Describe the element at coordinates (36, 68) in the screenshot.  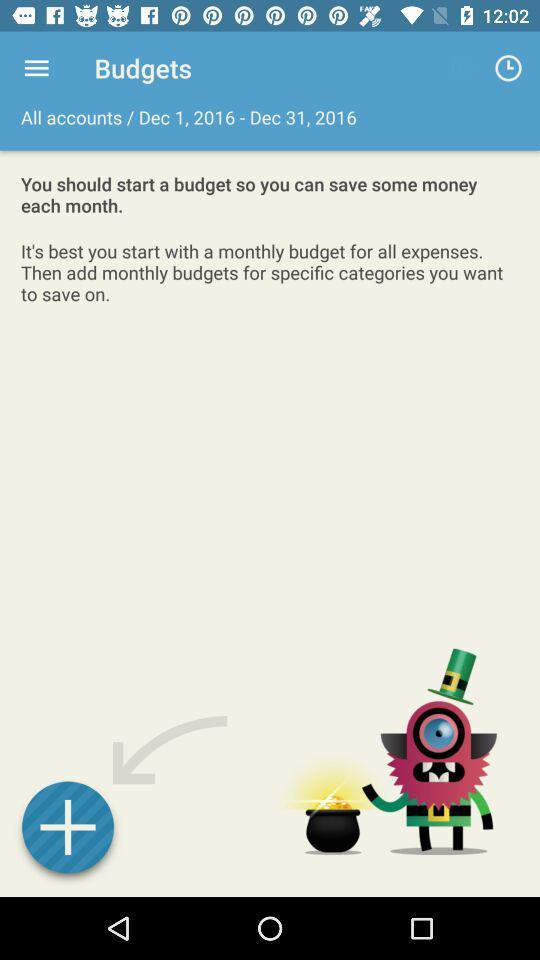
I see `the item next to budgets icon` at that location.